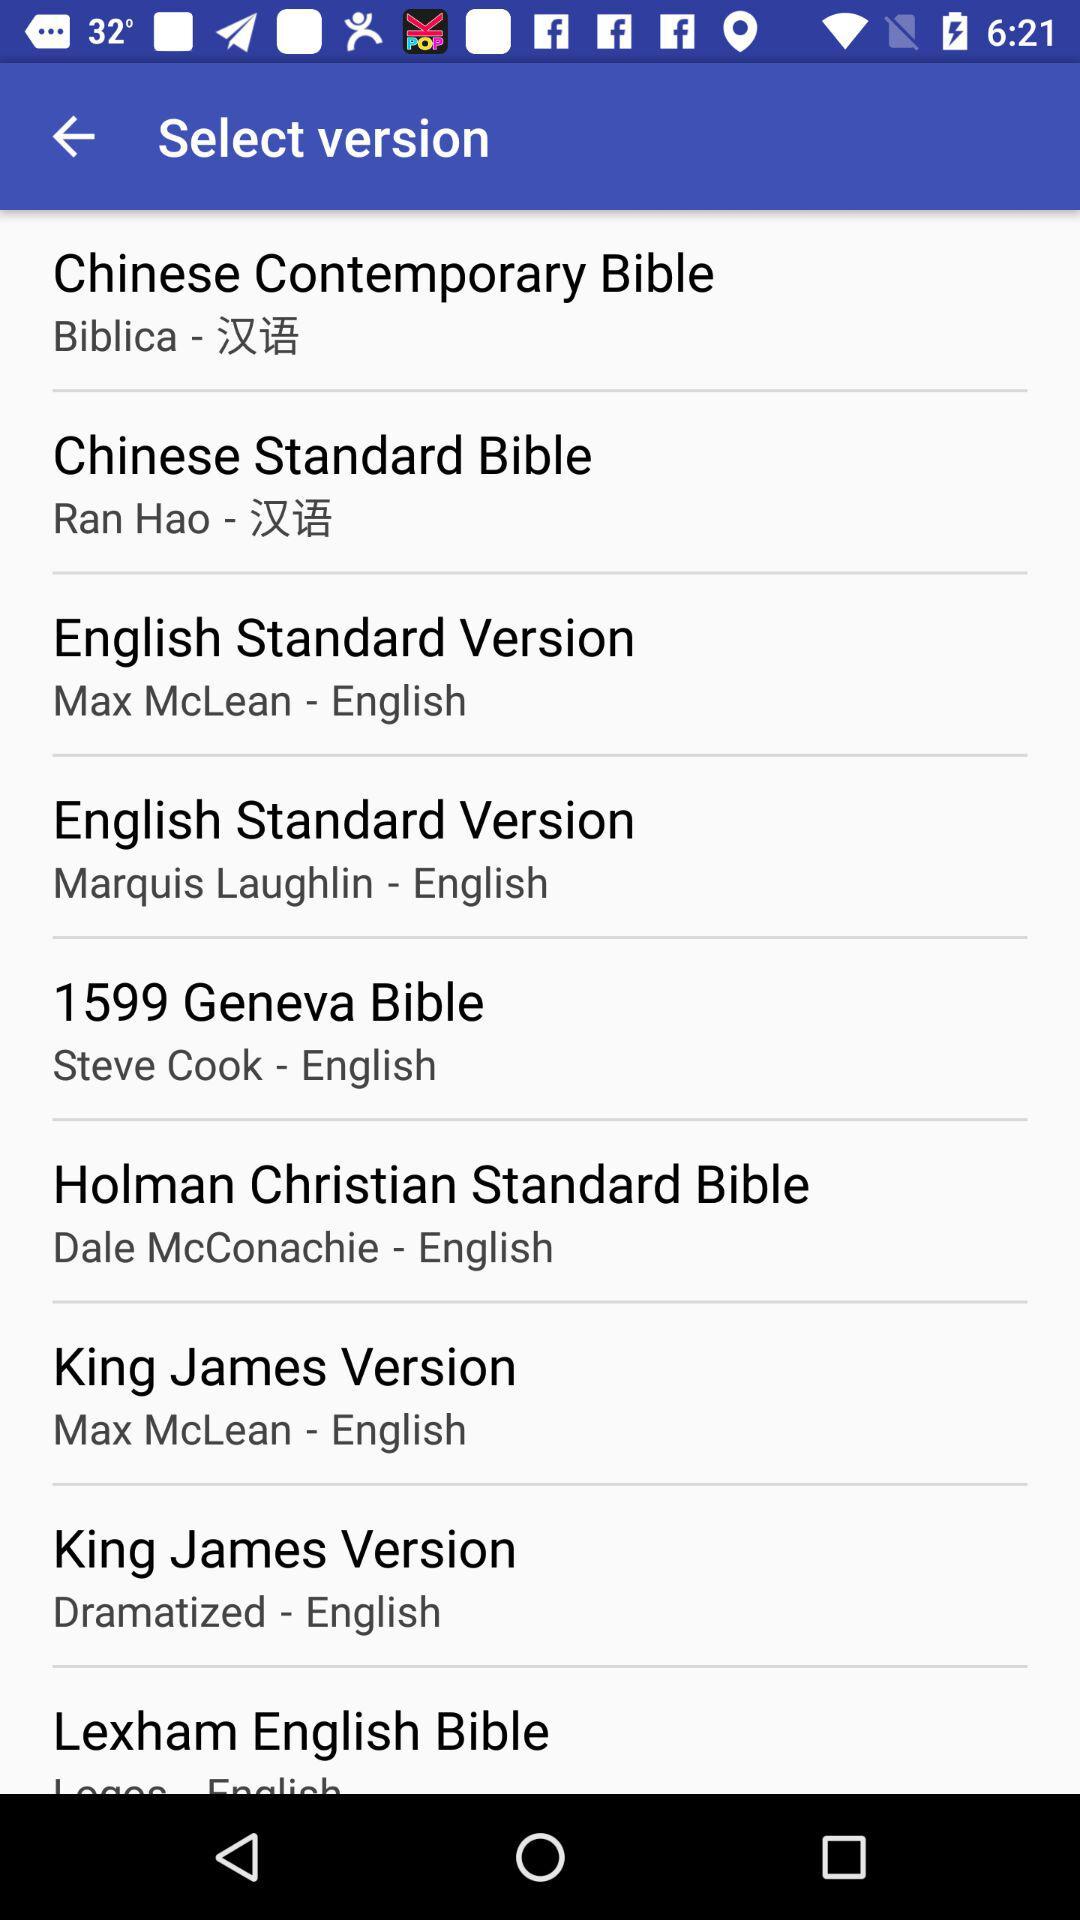 This screenshot has width=1080, height=1920. Describe the element at coordinates (216, 1244) in the screenshot. I see `the item above the king james version icon` at that location.